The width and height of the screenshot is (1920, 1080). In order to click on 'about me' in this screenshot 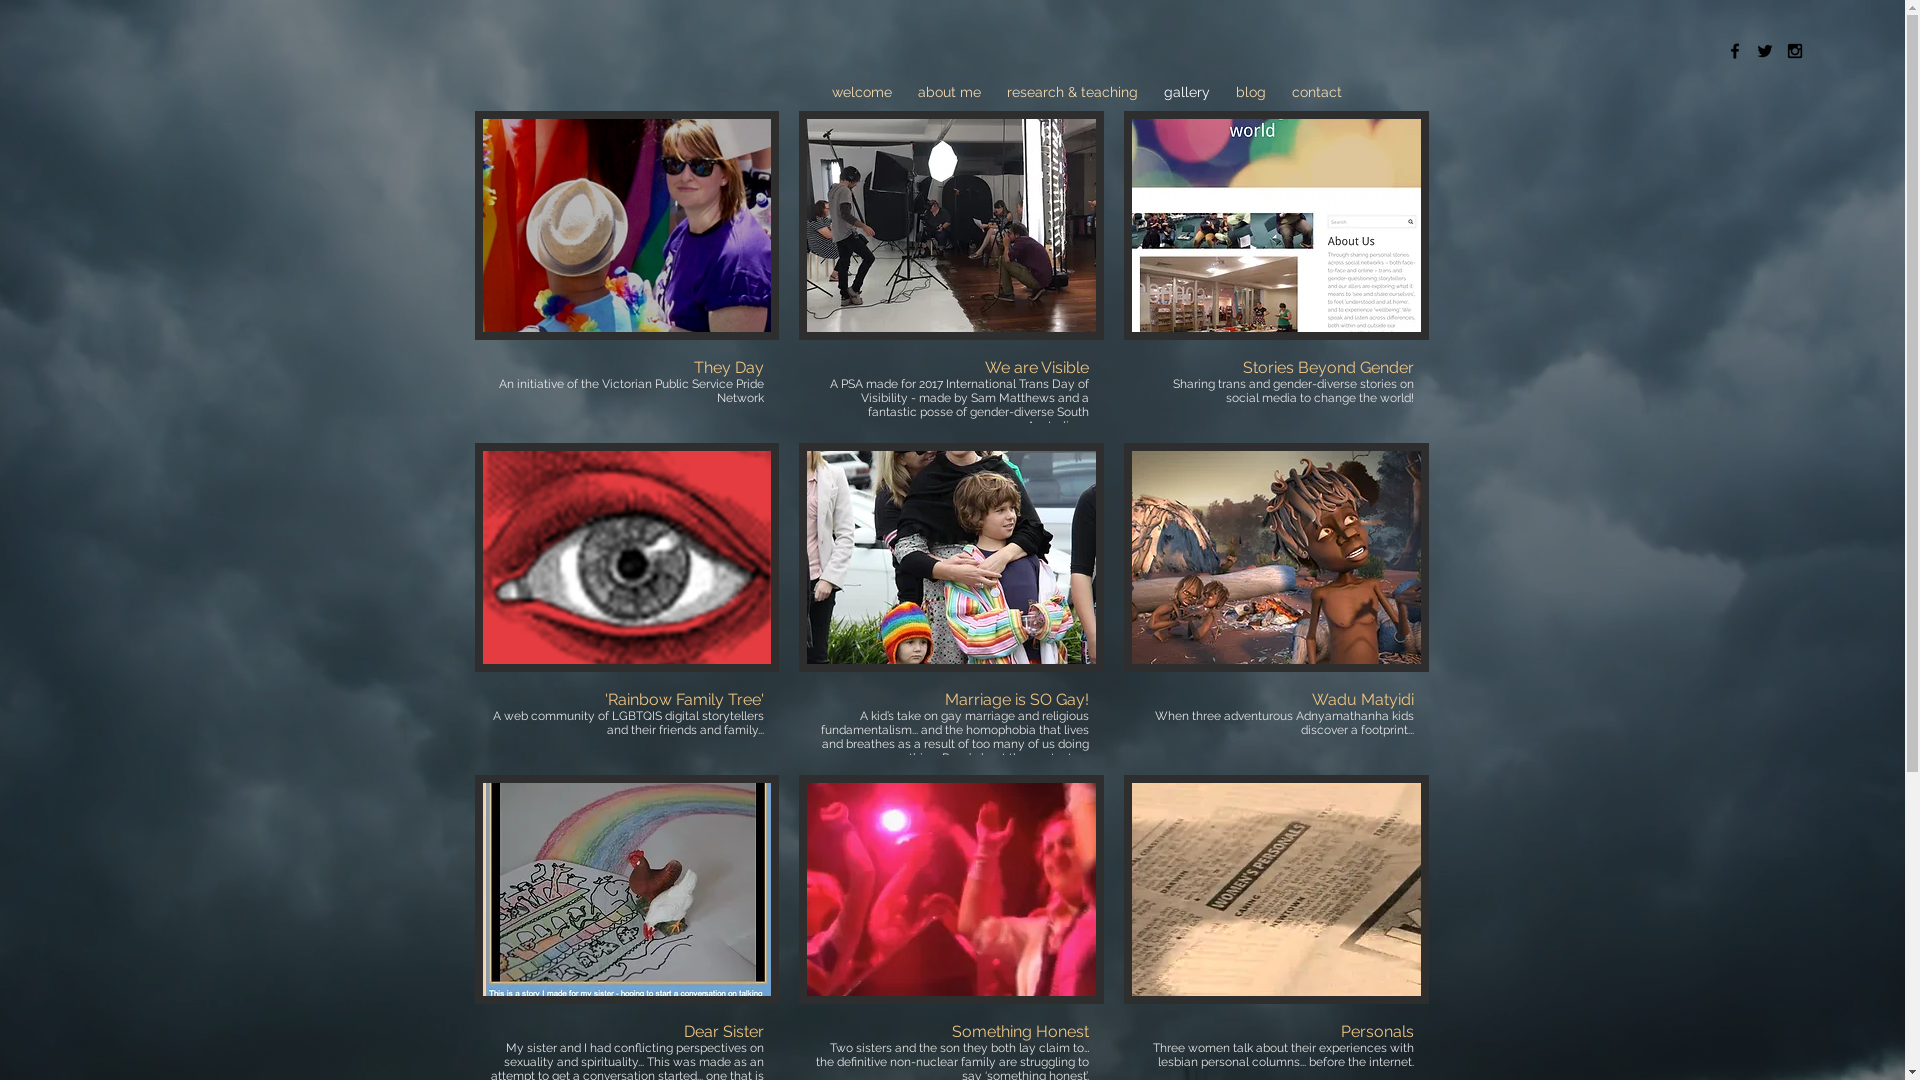, I will do `click(947, 92)`.